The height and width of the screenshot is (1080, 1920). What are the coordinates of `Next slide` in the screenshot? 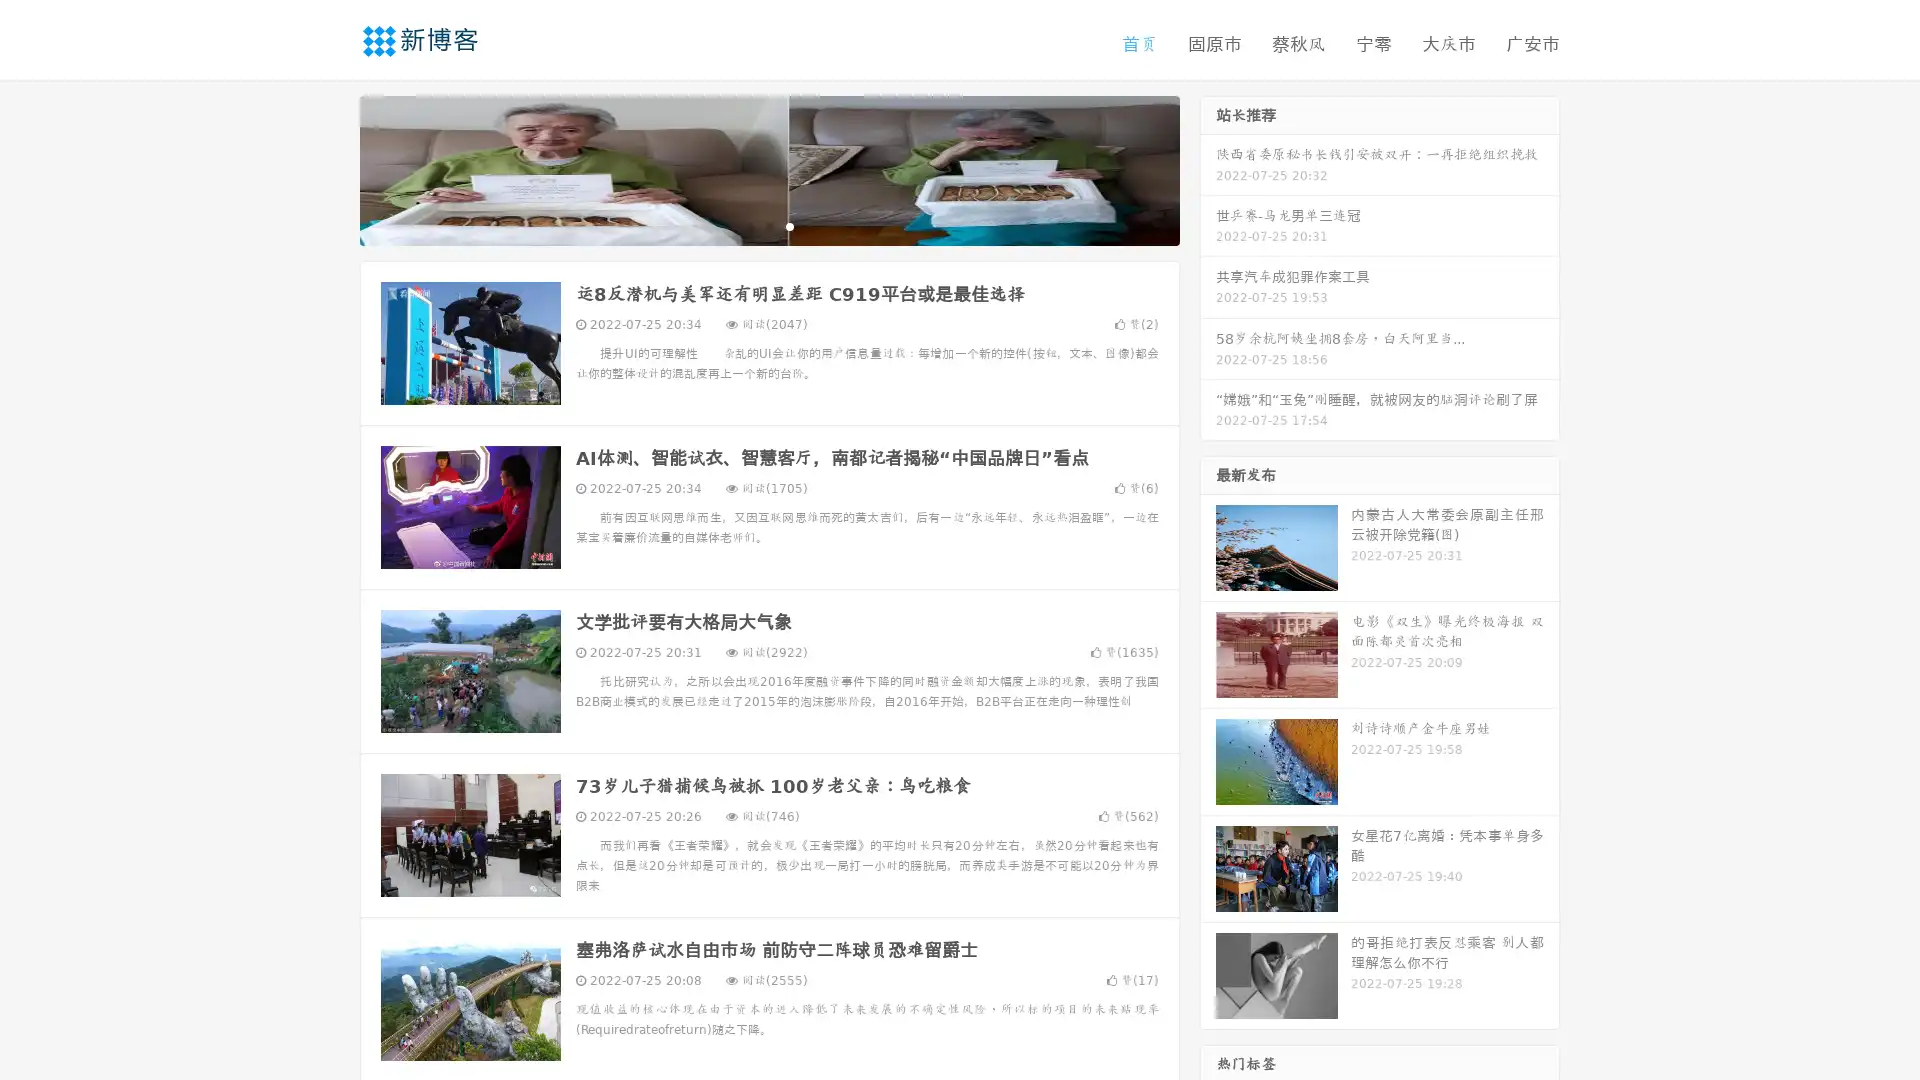 It's located at (1208, 168).